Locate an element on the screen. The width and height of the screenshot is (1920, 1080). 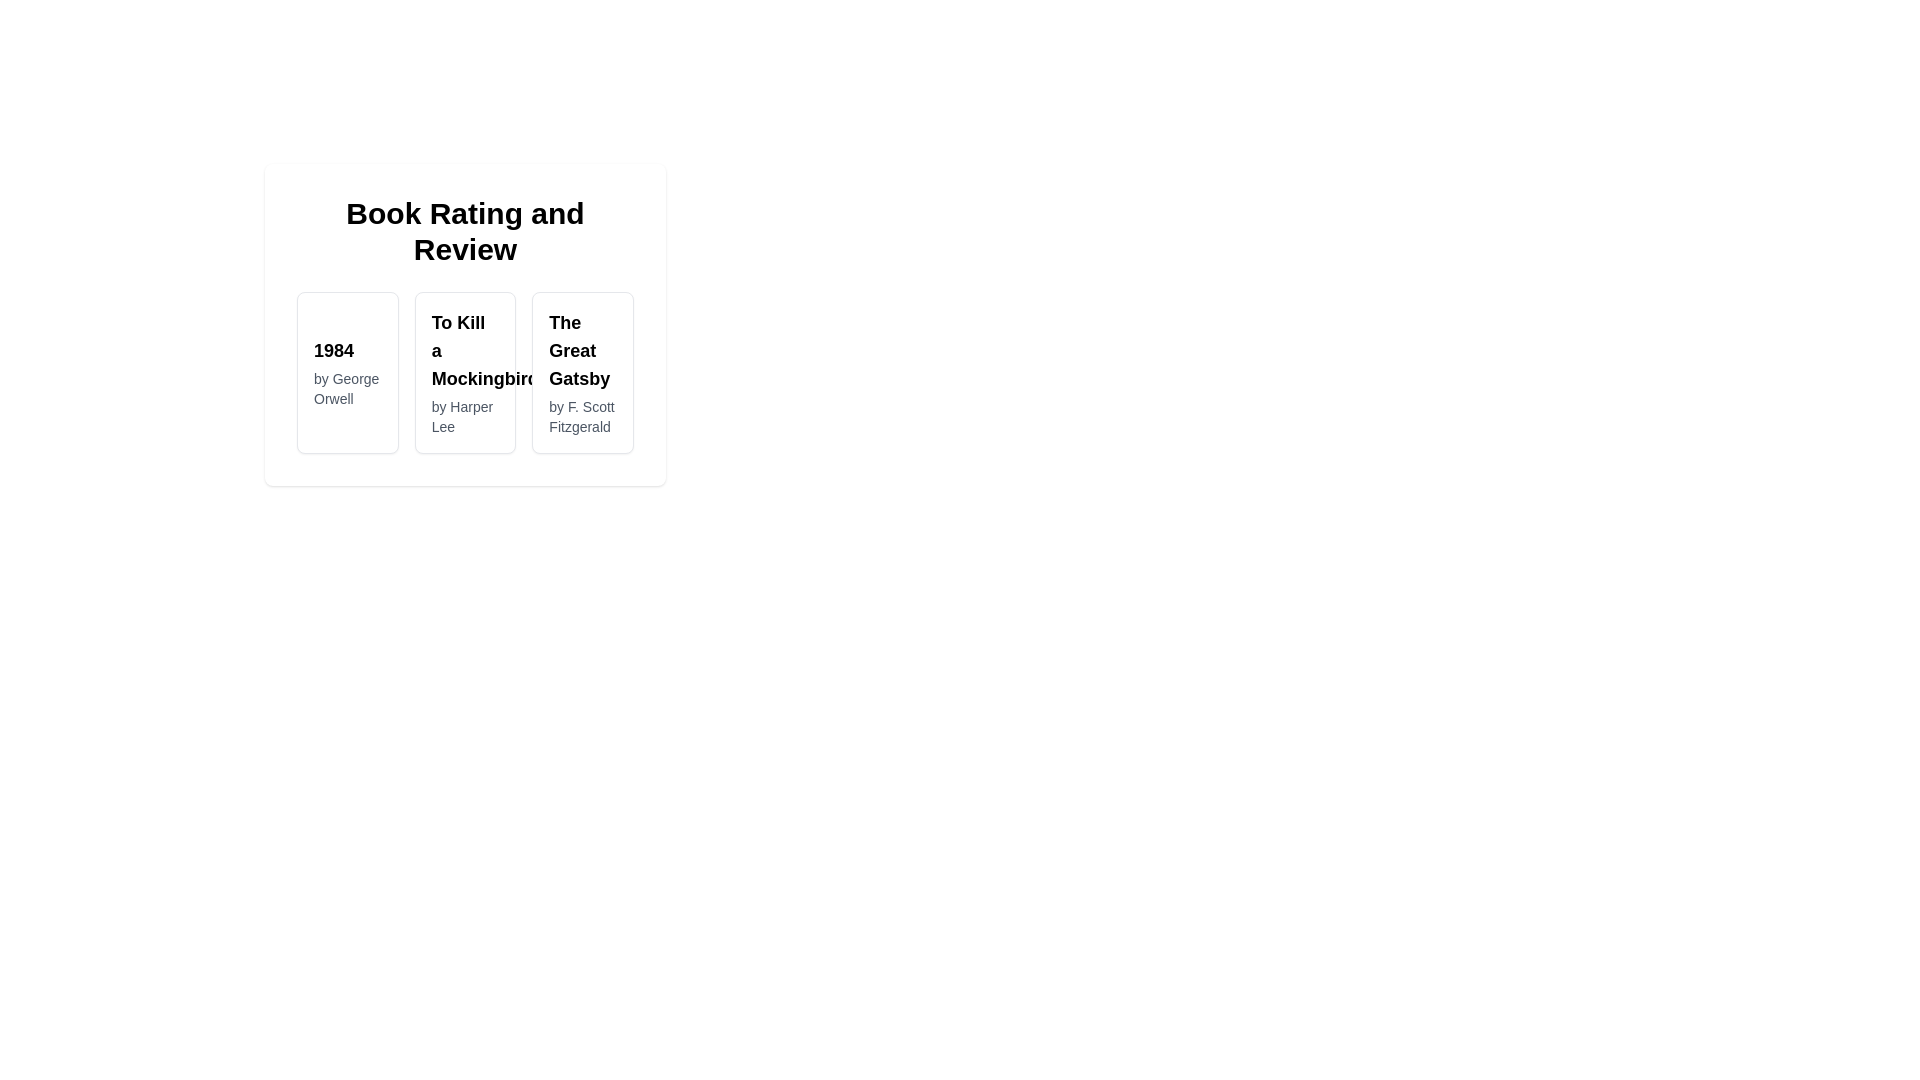
the text label that reads 'by Harper Lee', which is positioned below the title 'To Kill a Mockingbird' in the middle card of three horizontally aligned cards is located at coordinates (464, 415).